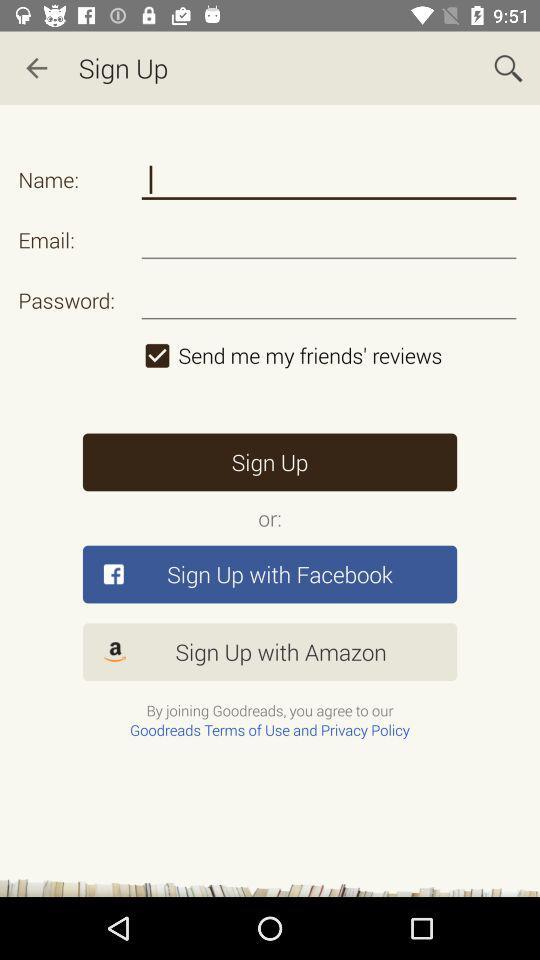 The height and width of the screenshot is (960, 540). I want to click on item next to password: icon, so click(329, 355).